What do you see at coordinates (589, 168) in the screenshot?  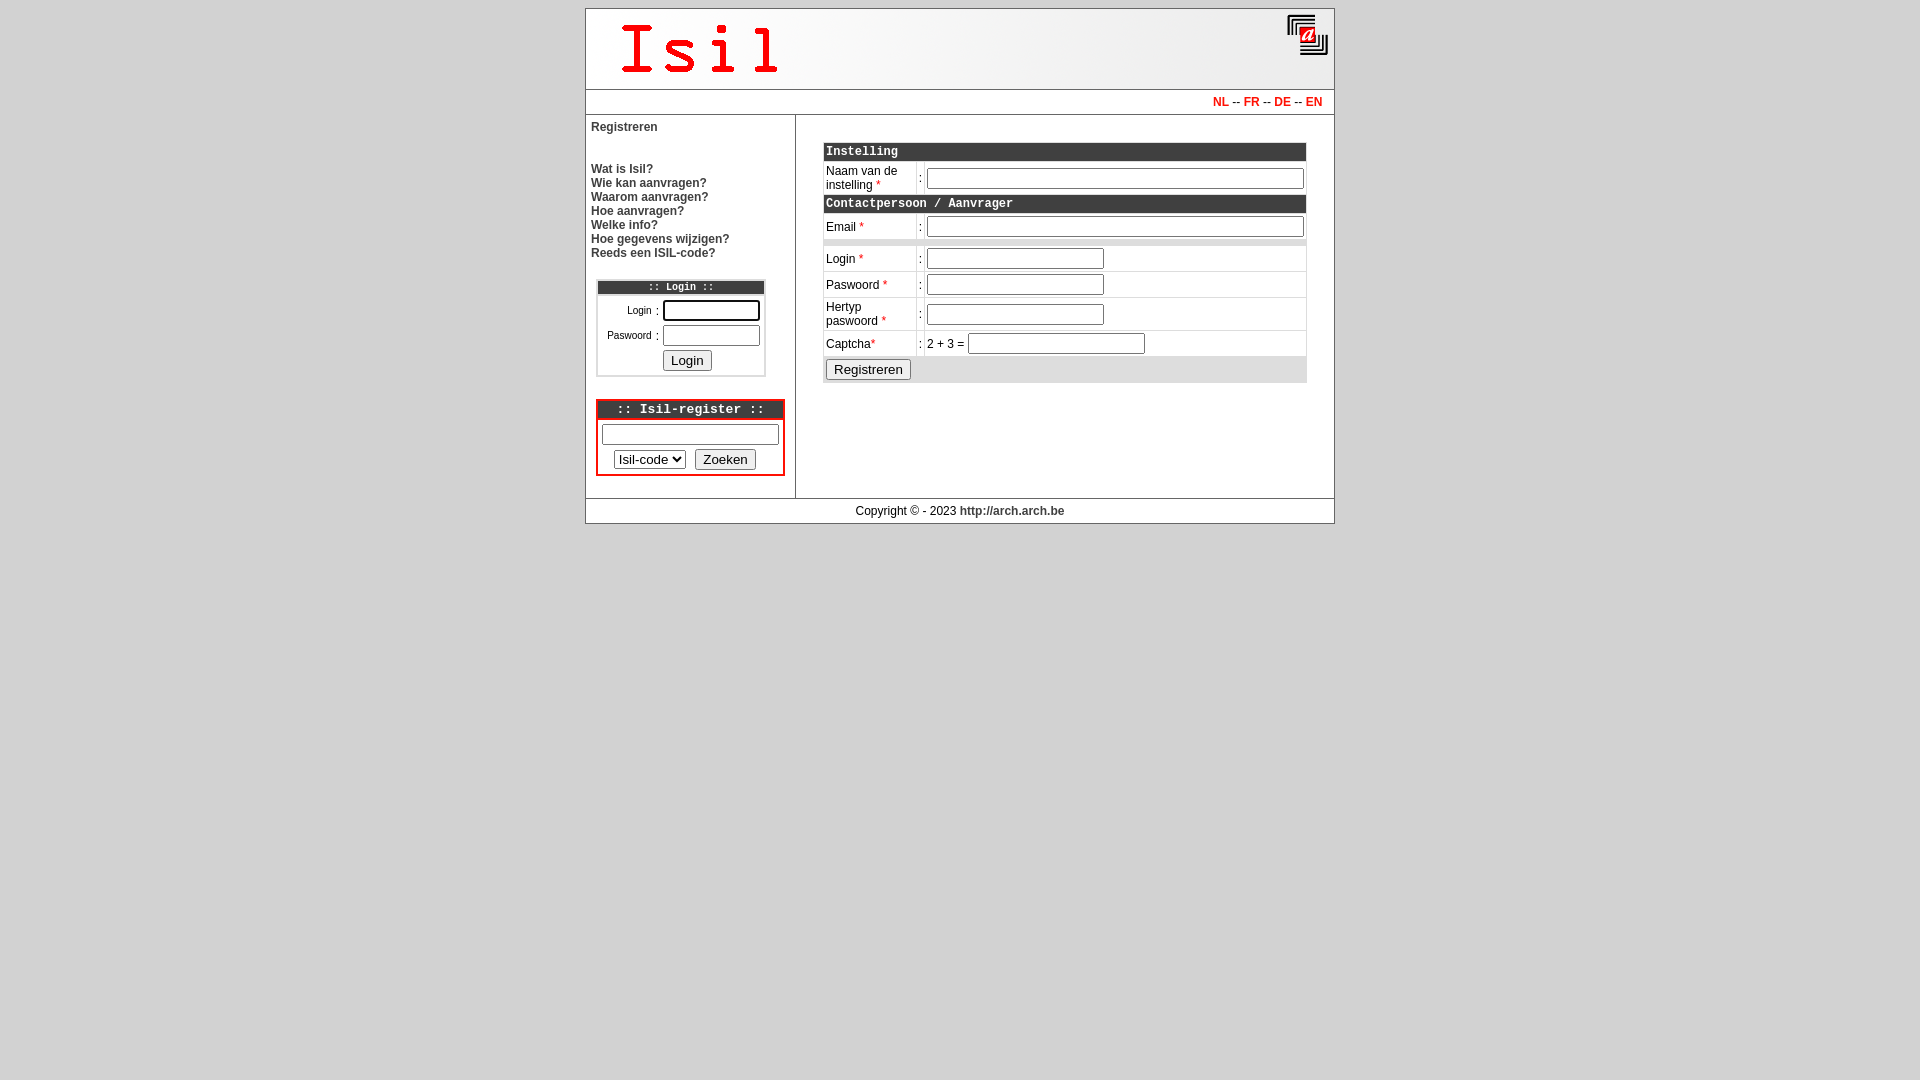 I see `'Wat is Isil?'` at bounding box center [589, 168].